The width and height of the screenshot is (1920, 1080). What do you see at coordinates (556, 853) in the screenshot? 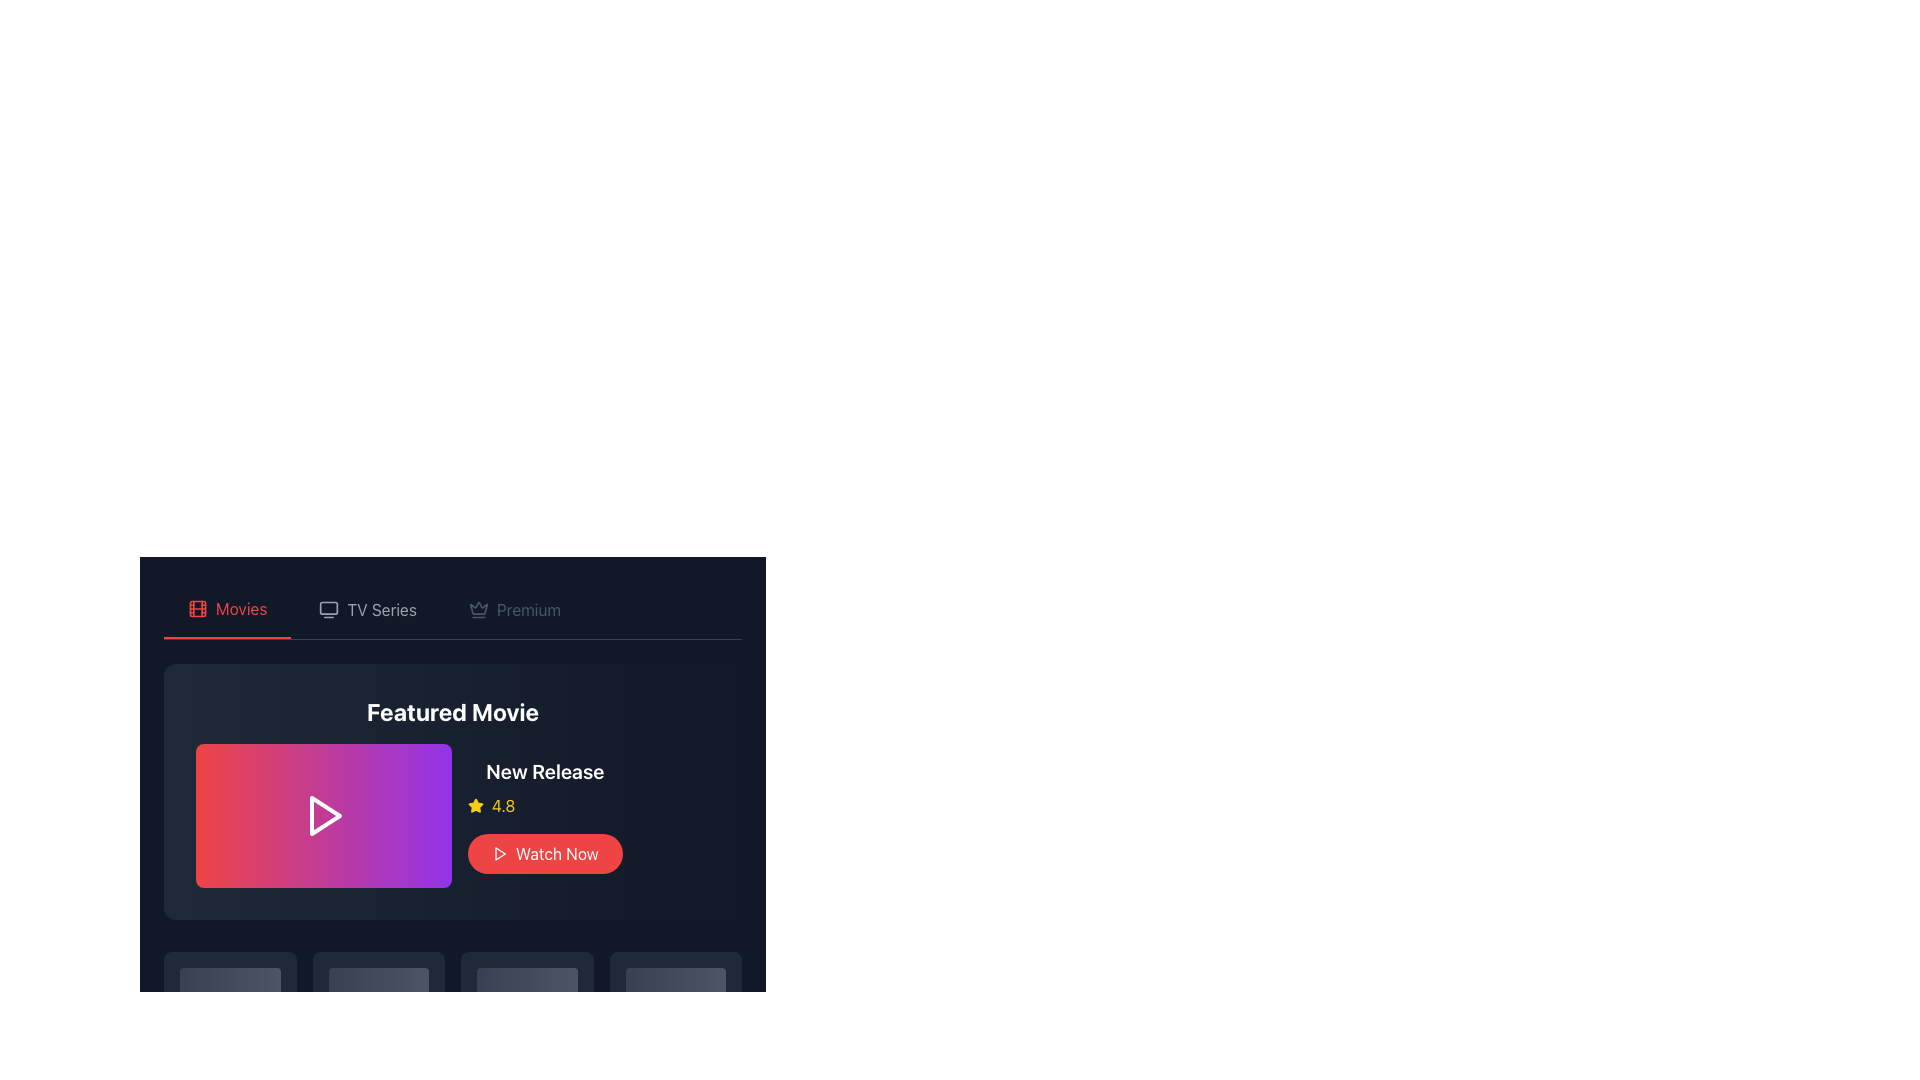
I see `the button labeled with a call-to-action text that prompts users to play a movie, located in the middle-right area of the featured movie card below the 'New Release' label and adjacent to a play icon` at bounding box center [556, 853].